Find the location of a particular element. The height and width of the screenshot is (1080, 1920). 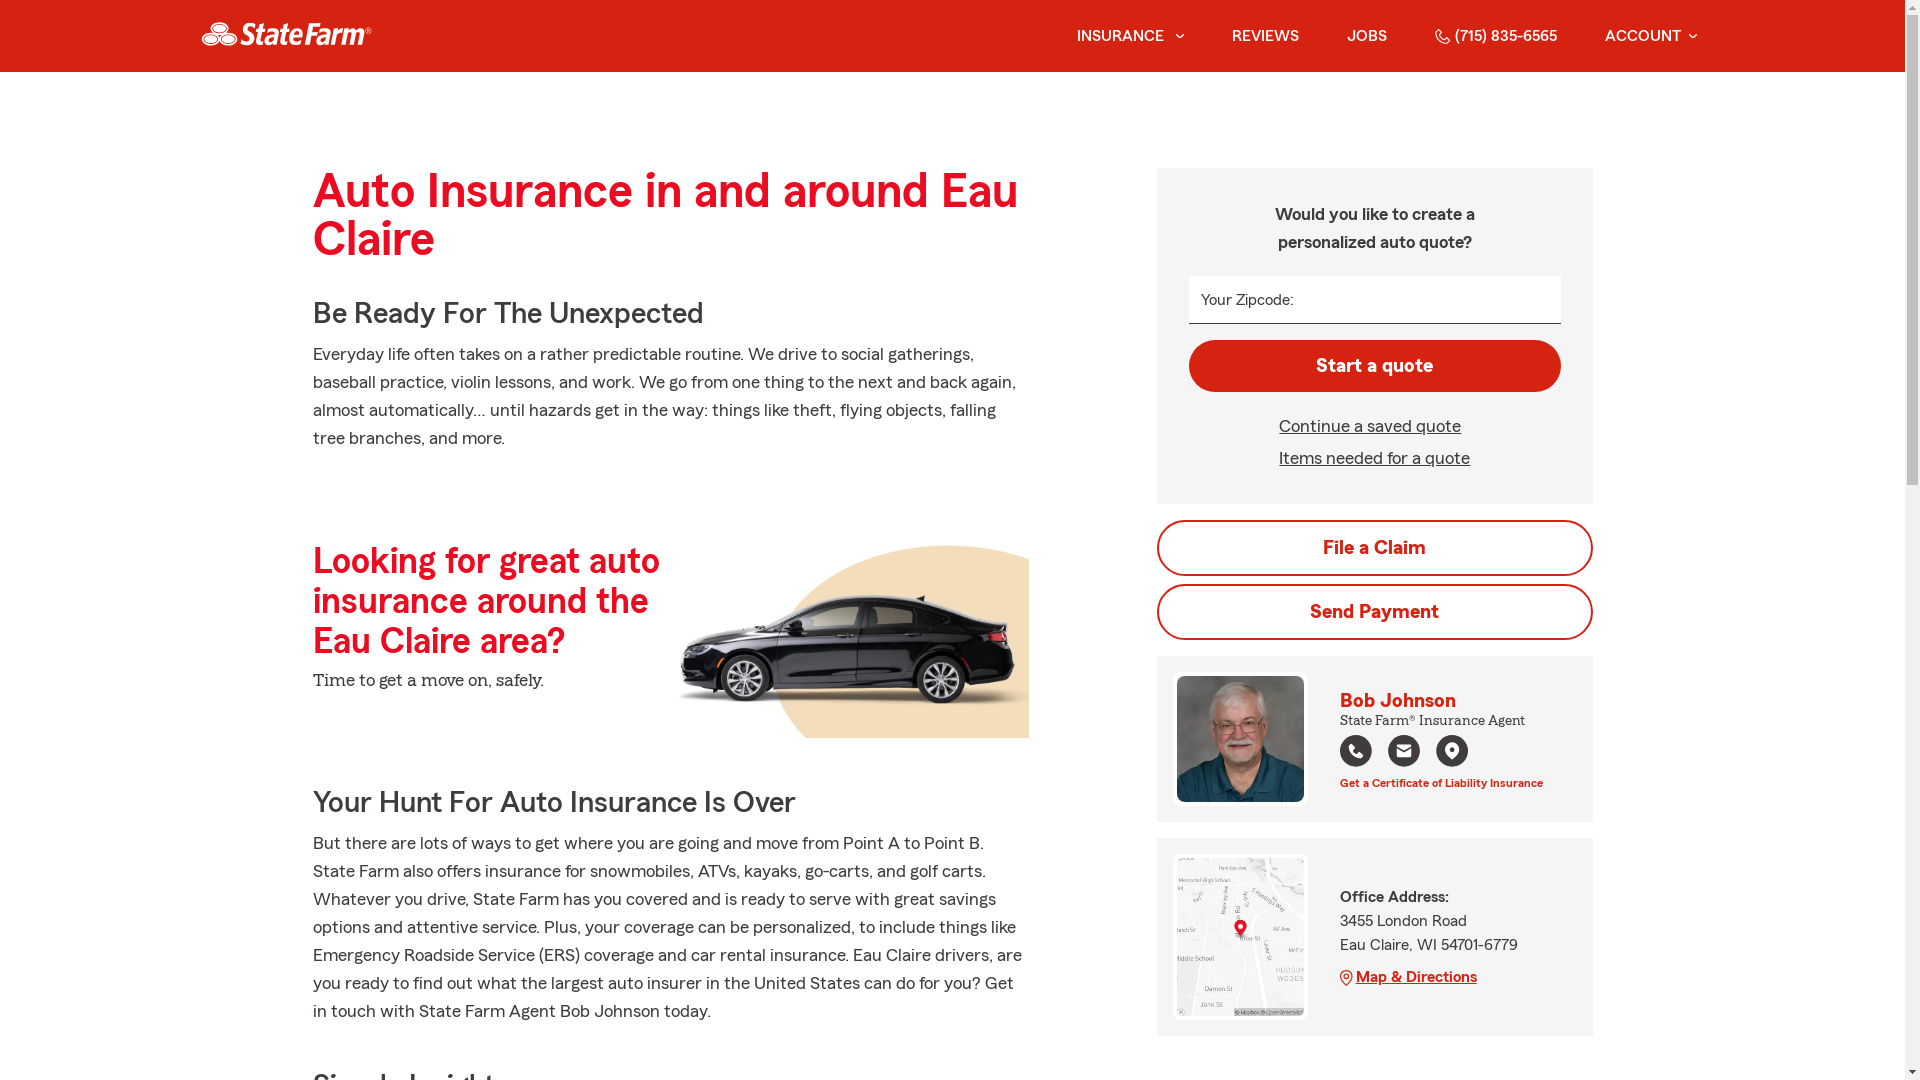

'Items needed for a quote' is located at coordinates (1277, 458).